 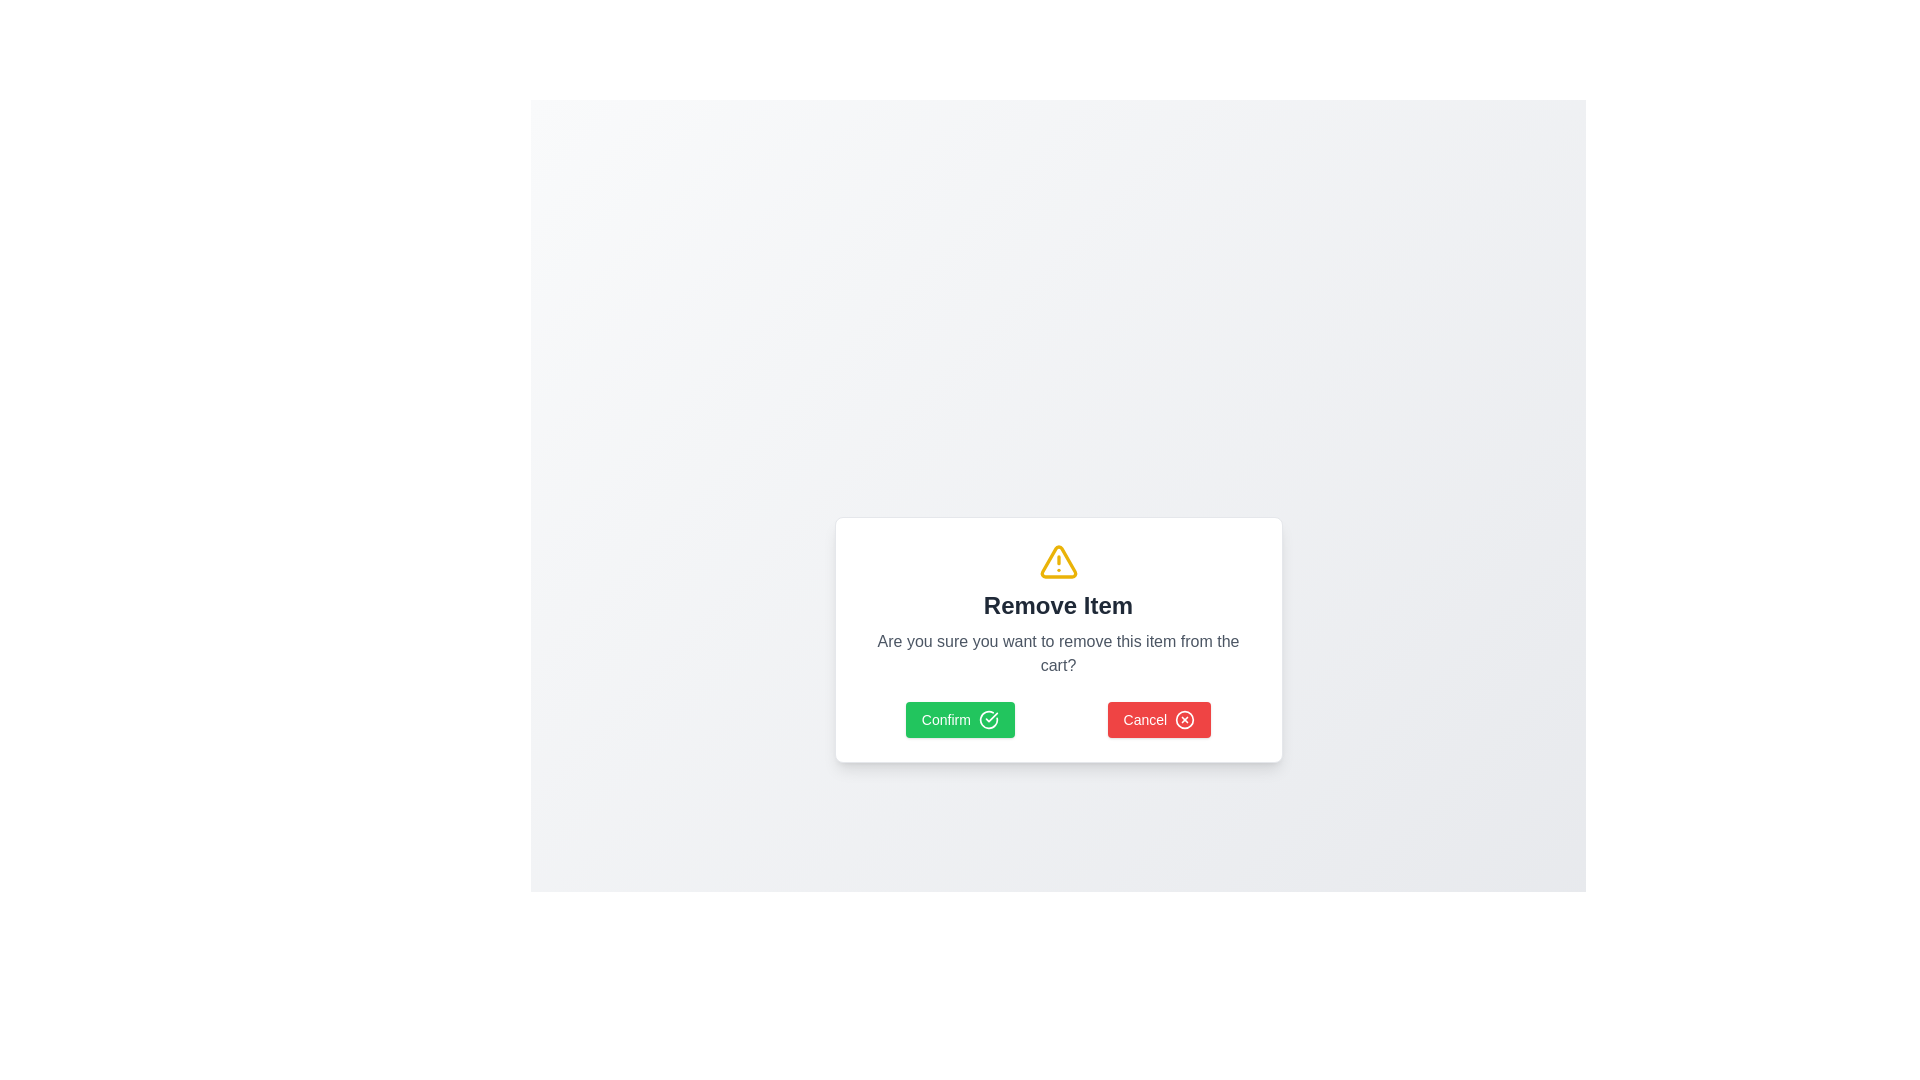 What do you see at coordinates (988, 720) in the screenshot?
I see `the visual representation of the icon graphic located within the 'Confirm' button, which indicates a positive action confirmation` at bounding box center [988, 720].